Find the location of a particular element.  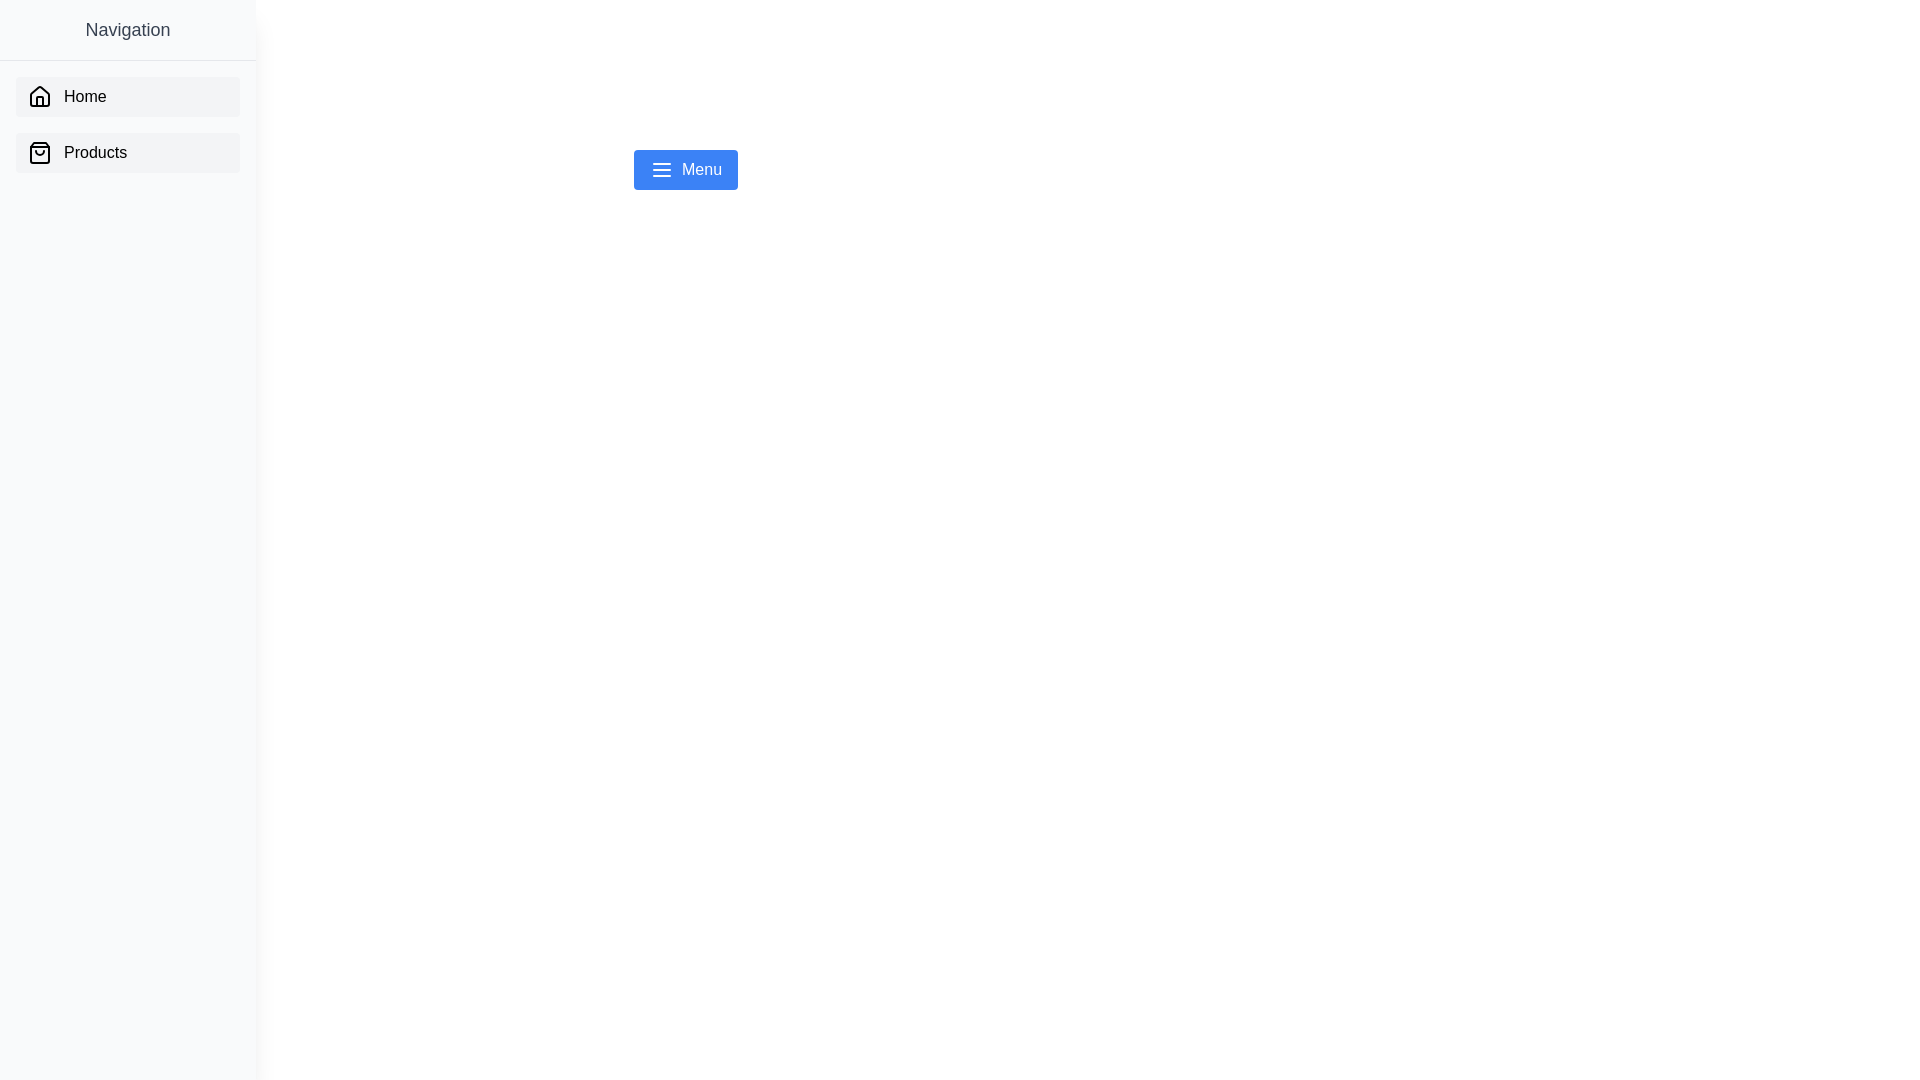

the 'Home' button in the drawer menu is located at coordinates (127, 96).